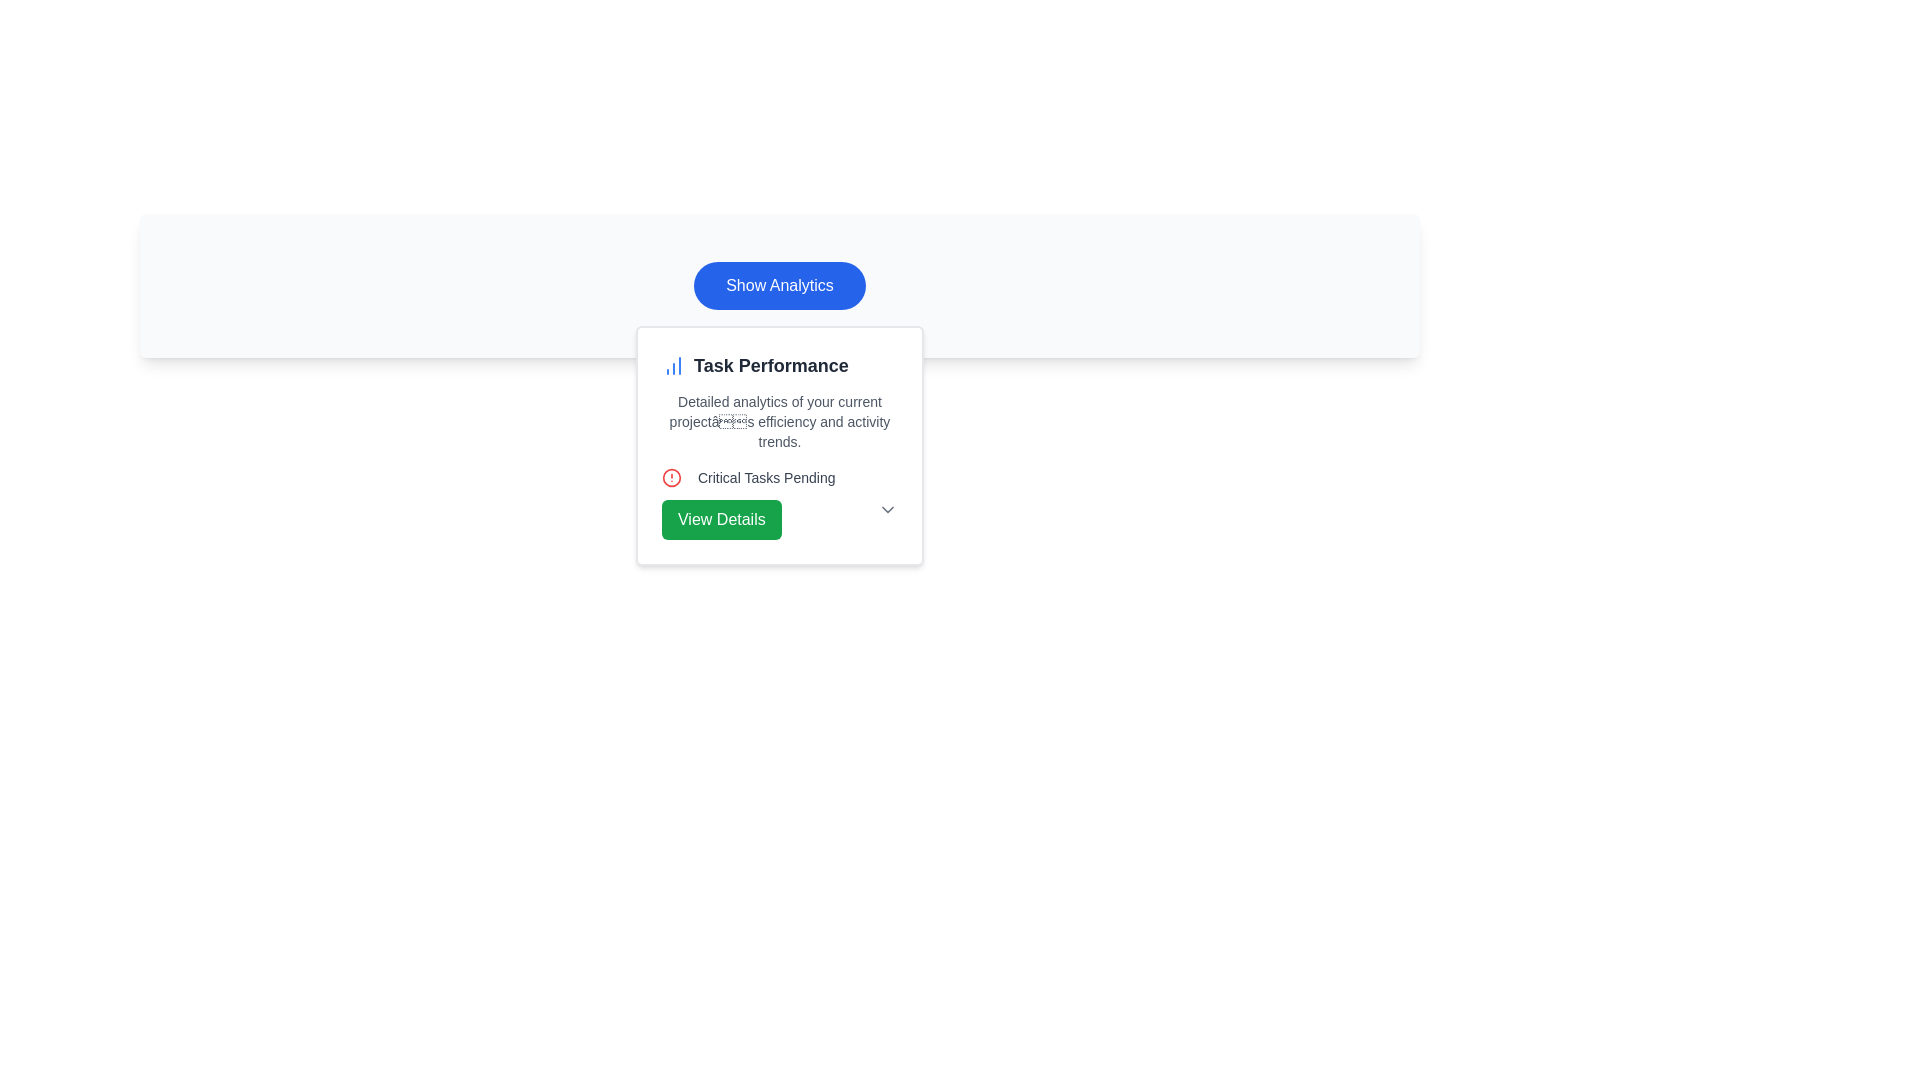 The image size is (1920, 1080). What do you see at coordinates (778, 478) in the screenshot?
I see `the Notification element with a red icon and text that alerts users about pending critical tasks, located above the 'View Details' green button` at bounding box center [778, 478].